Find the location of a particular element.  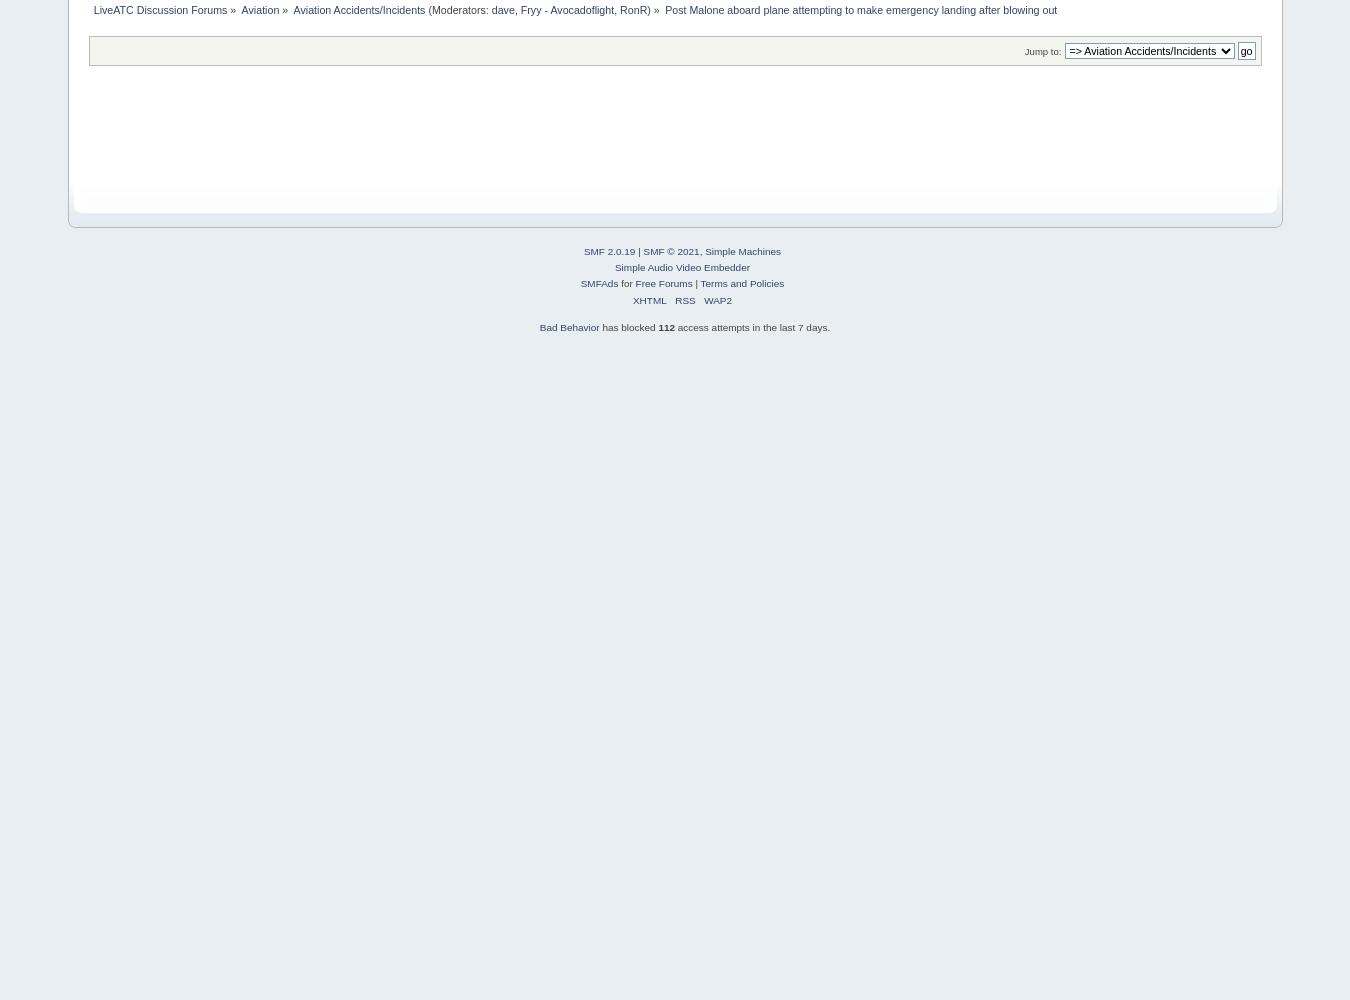

'SMF © 2021' is located at coordinates (643, 250).